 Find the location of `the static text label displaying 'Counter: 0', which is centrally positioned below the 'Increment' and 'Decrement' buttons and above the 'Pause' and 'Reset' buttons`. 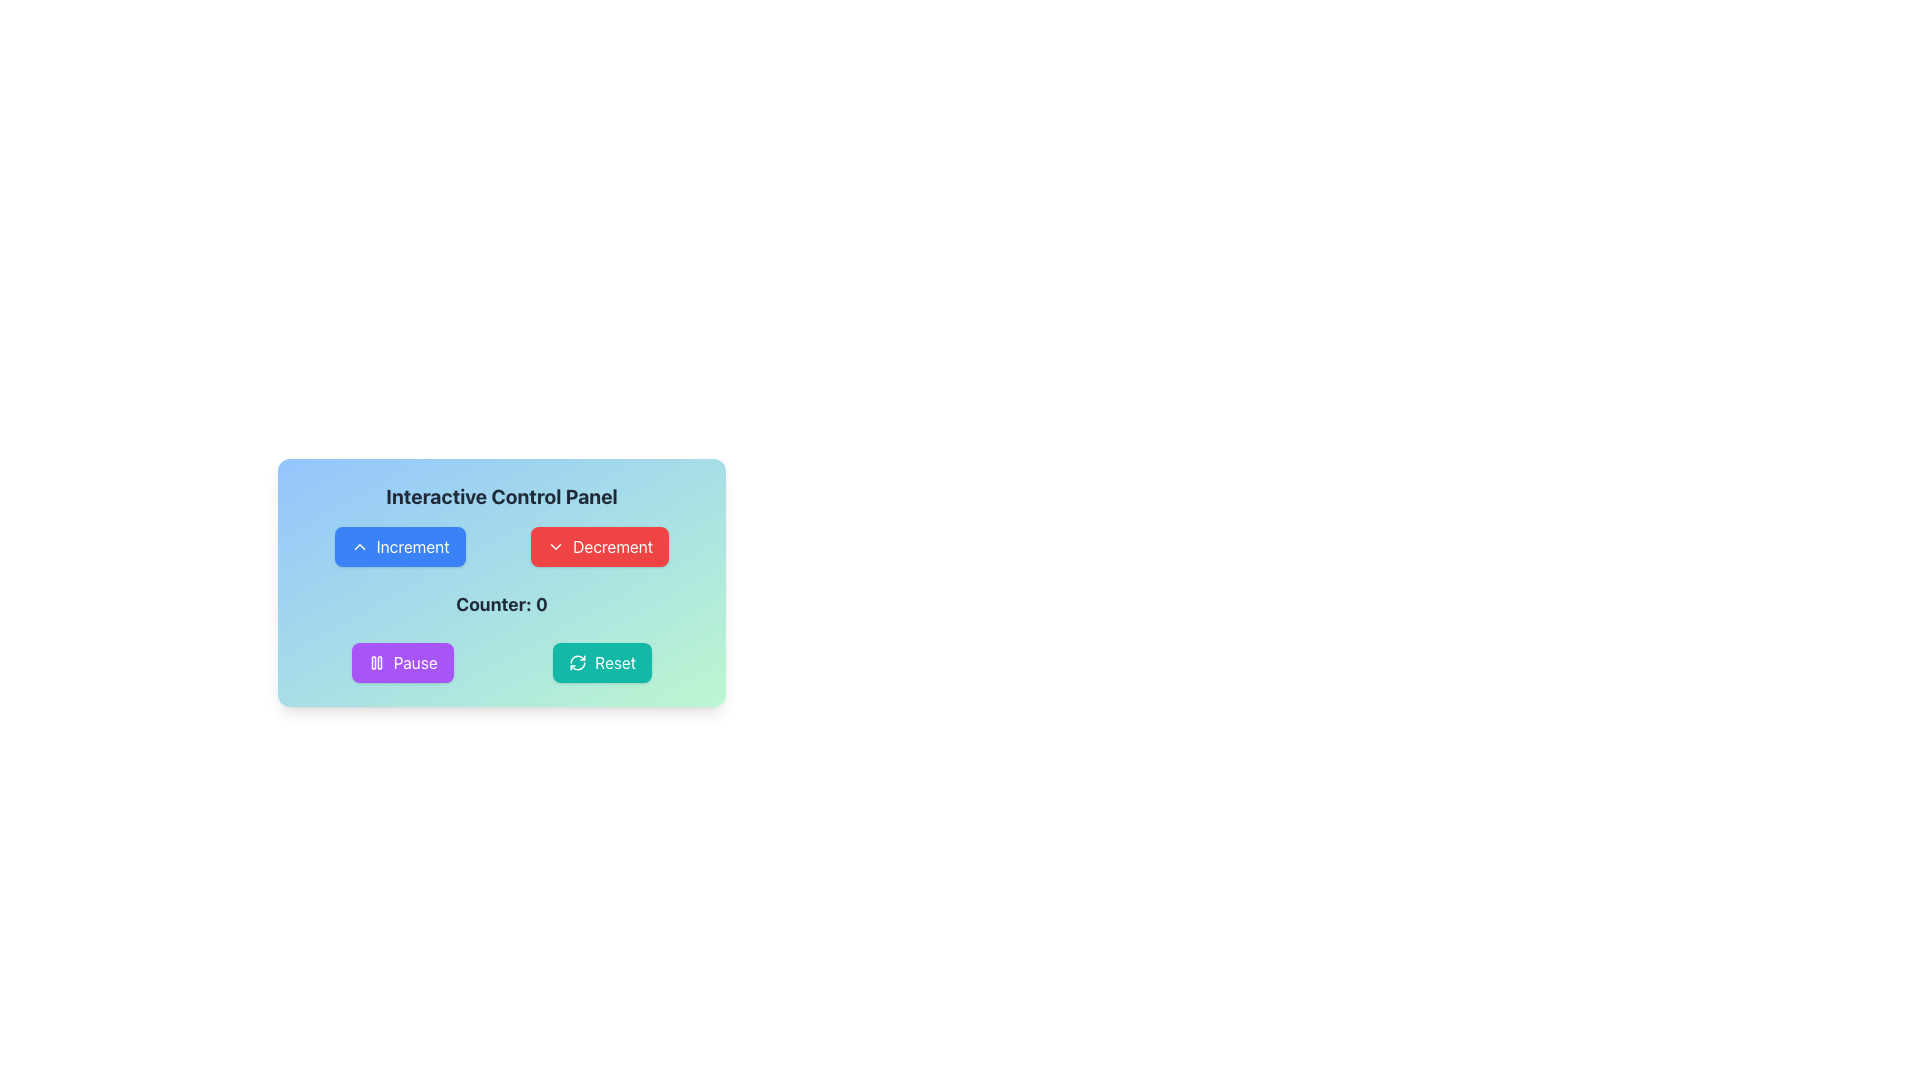

the static text label displaying 'Counter: 0', which is centrally positioned below the 'Increment' and 'Decrement' buttons and above the 'Pause' and 'Reset' buttons is located at coordinates (502, 604).